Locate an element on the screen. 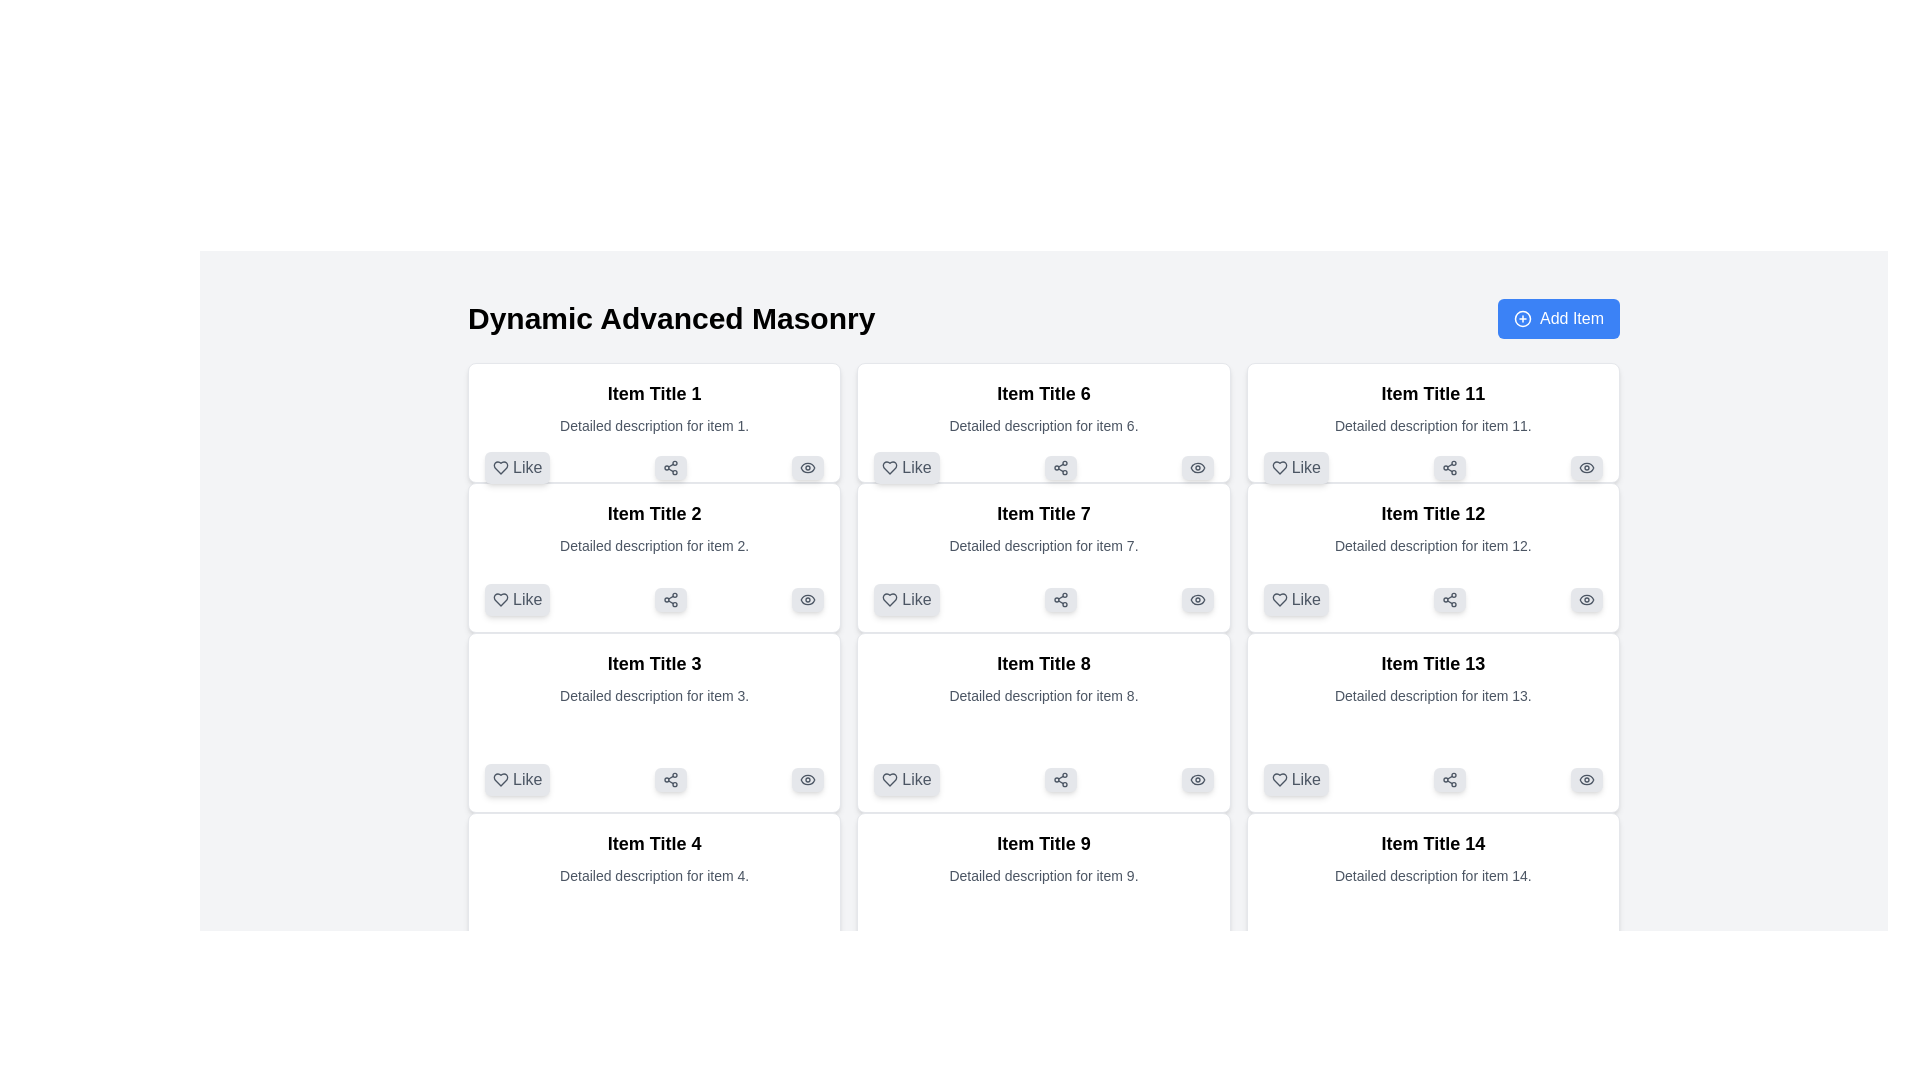 The image size is (1920, 1080). the small, pill-shaped button with a gray background and an eye icon in the bottom-right corner of the card labeled 'Item Title 13' is located at coordinates (1586, 778).